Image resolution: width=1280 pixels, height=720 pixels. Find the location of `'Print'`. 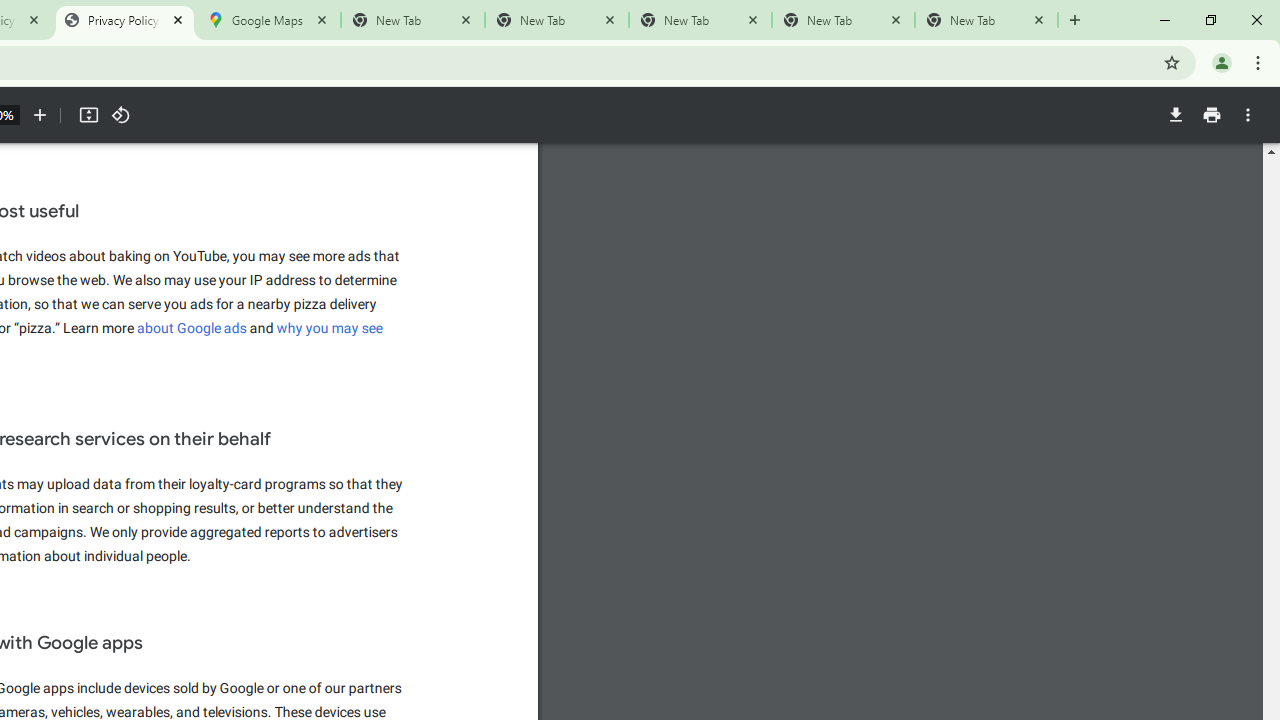

'Print' is located at coordinates (1210, 115).